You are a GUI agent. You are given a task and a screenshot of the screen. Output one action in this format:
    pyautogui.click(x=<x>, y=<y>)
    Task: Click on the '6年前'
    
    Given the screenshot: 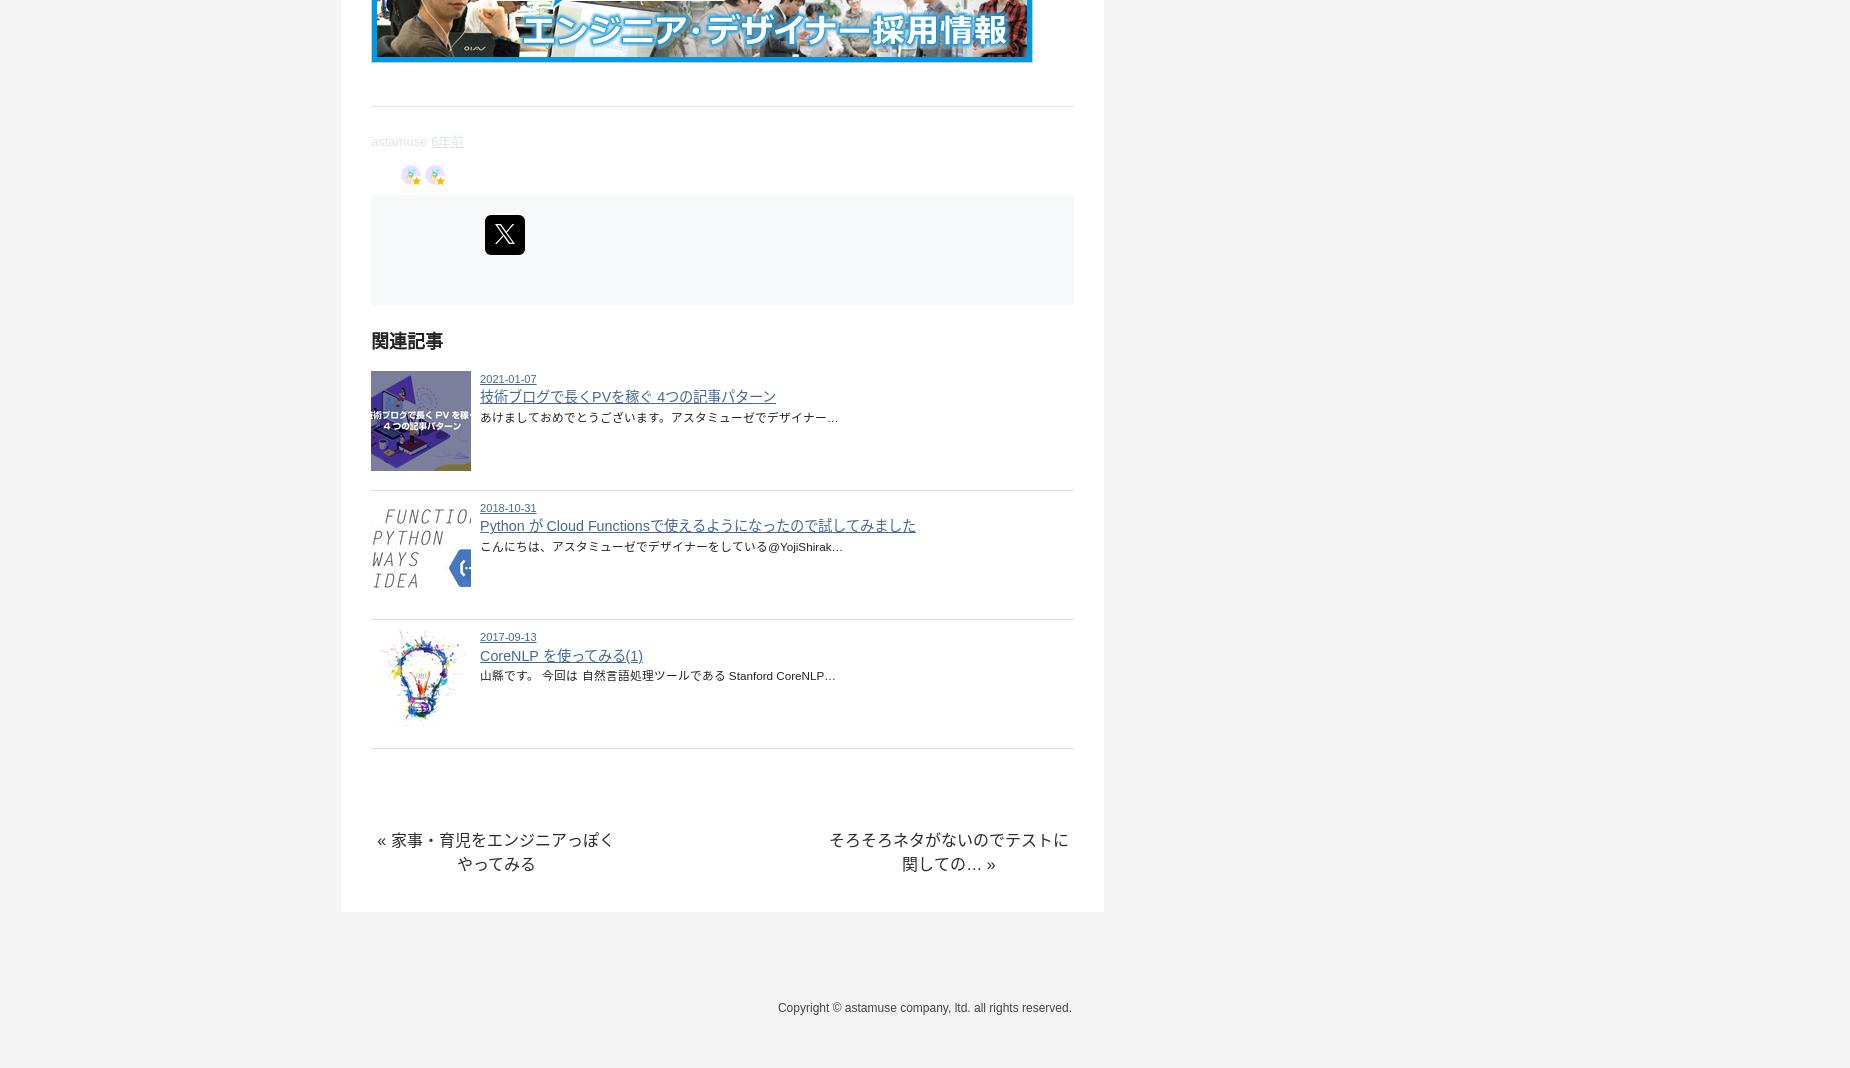 What is the action you would take?
    pyautogui.click(x=446, y=140)
    